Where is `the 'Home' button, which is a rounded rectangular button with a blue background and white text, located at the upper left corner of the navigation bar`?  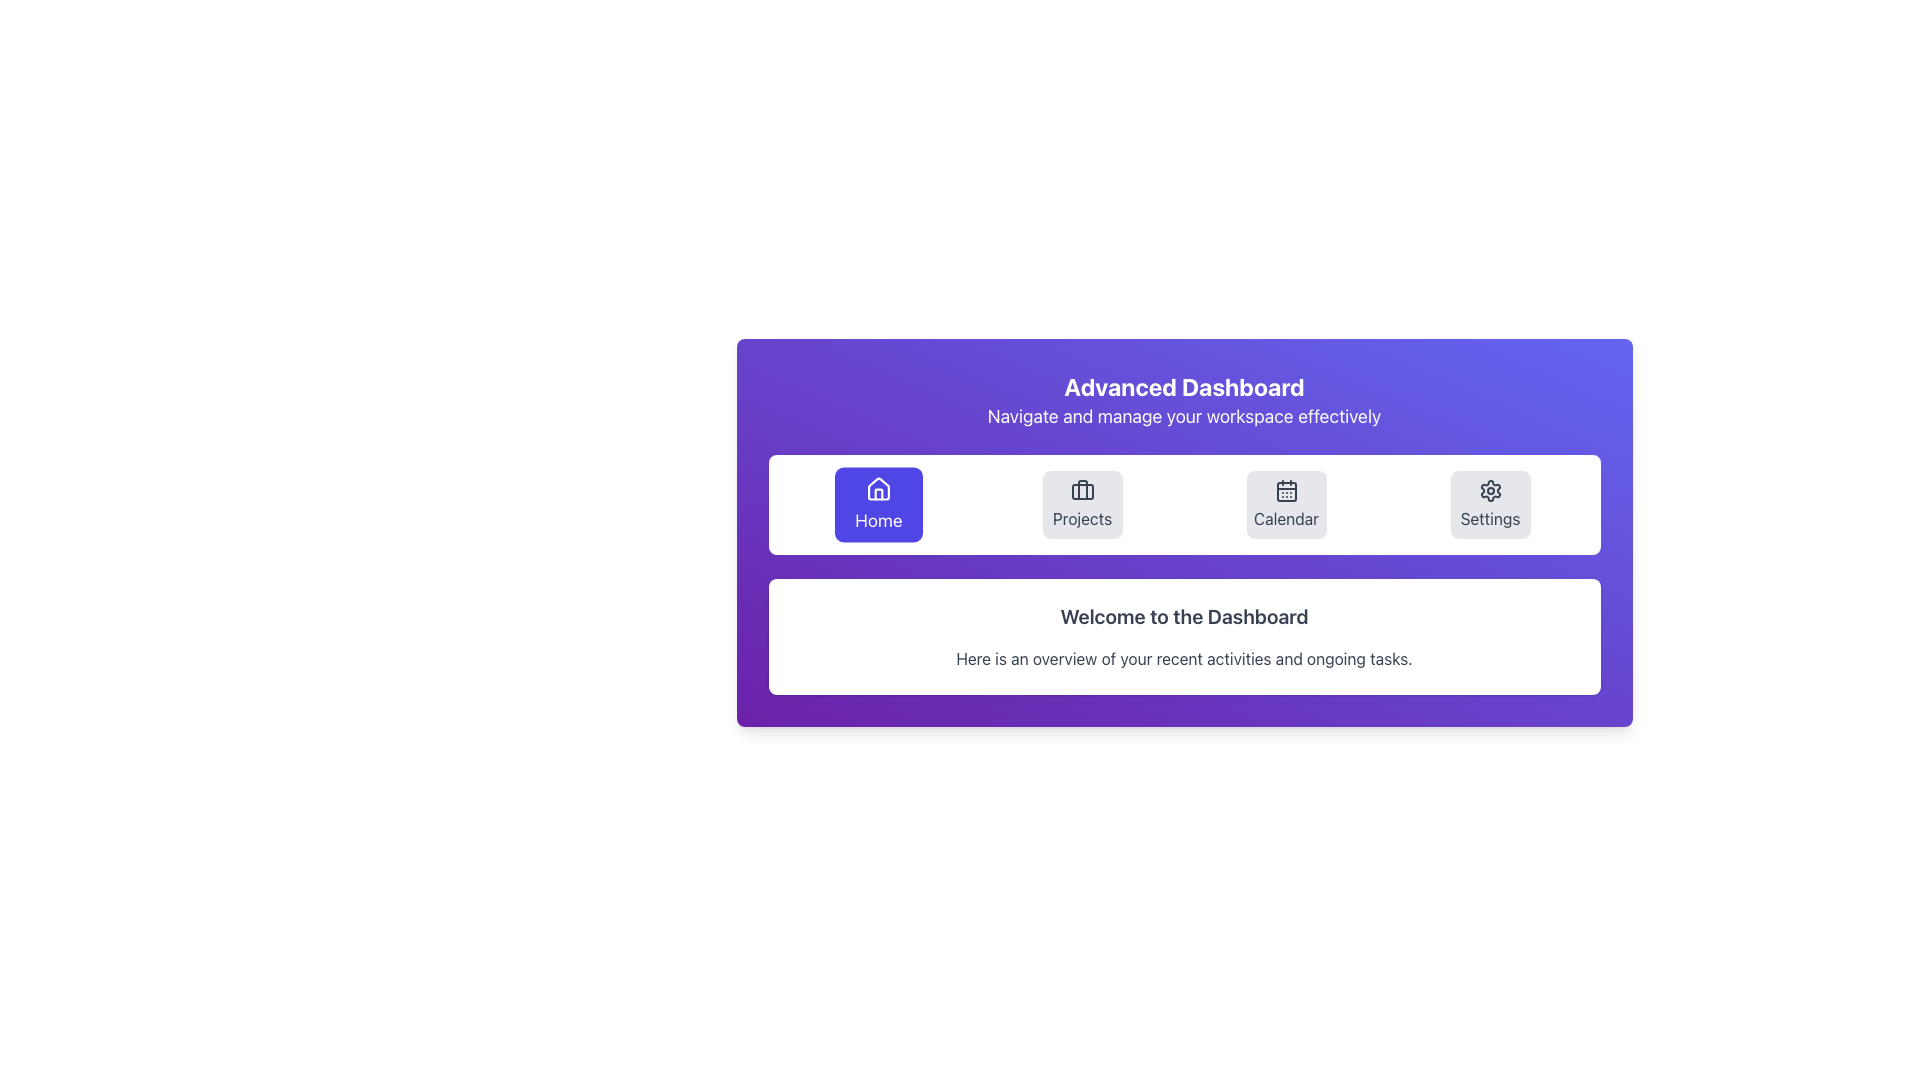 the 'Home' button, which is a rounded rectangular button with a blue background and white text, located at the upper left corner of the navigation bar is located at coordinates (878, 519).